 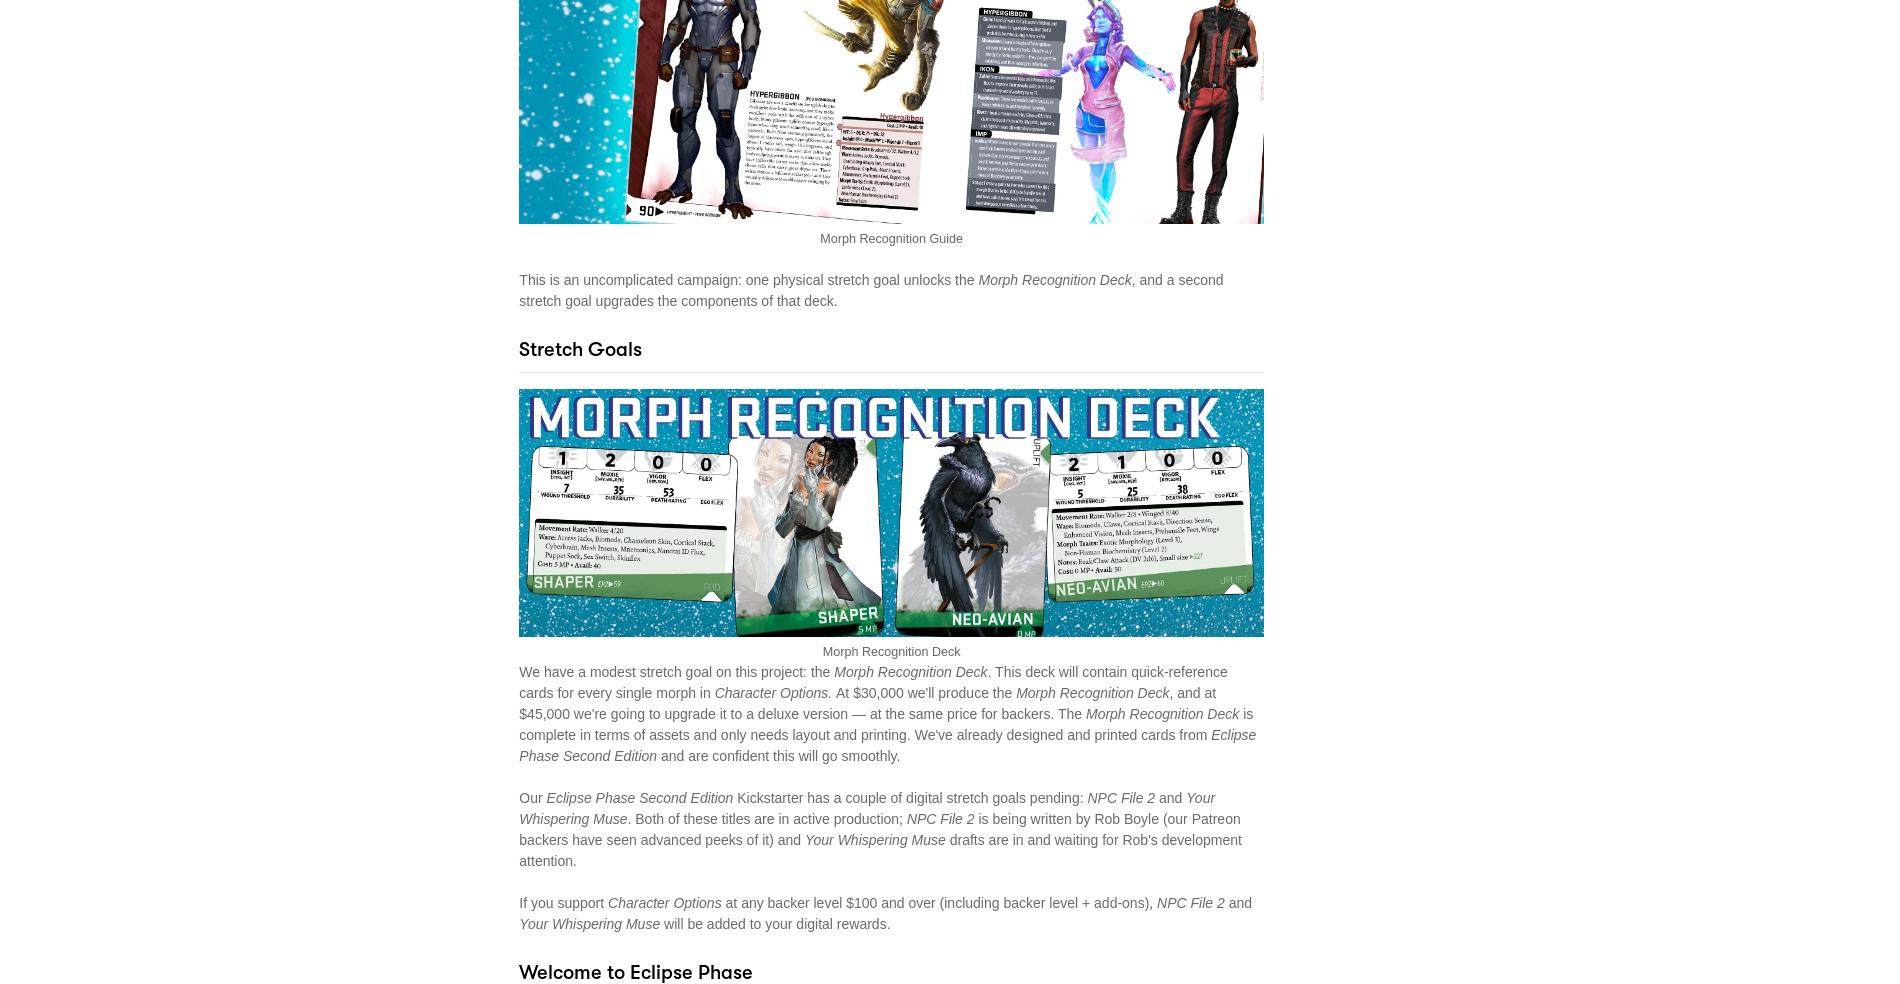 What do you see at coordinates (866, 703) in the screenshot?
I see `', and at $45,000 we're going to upgrade it to a deluxe version — at the same price for backers. The'` at bounding box center [866, 703].